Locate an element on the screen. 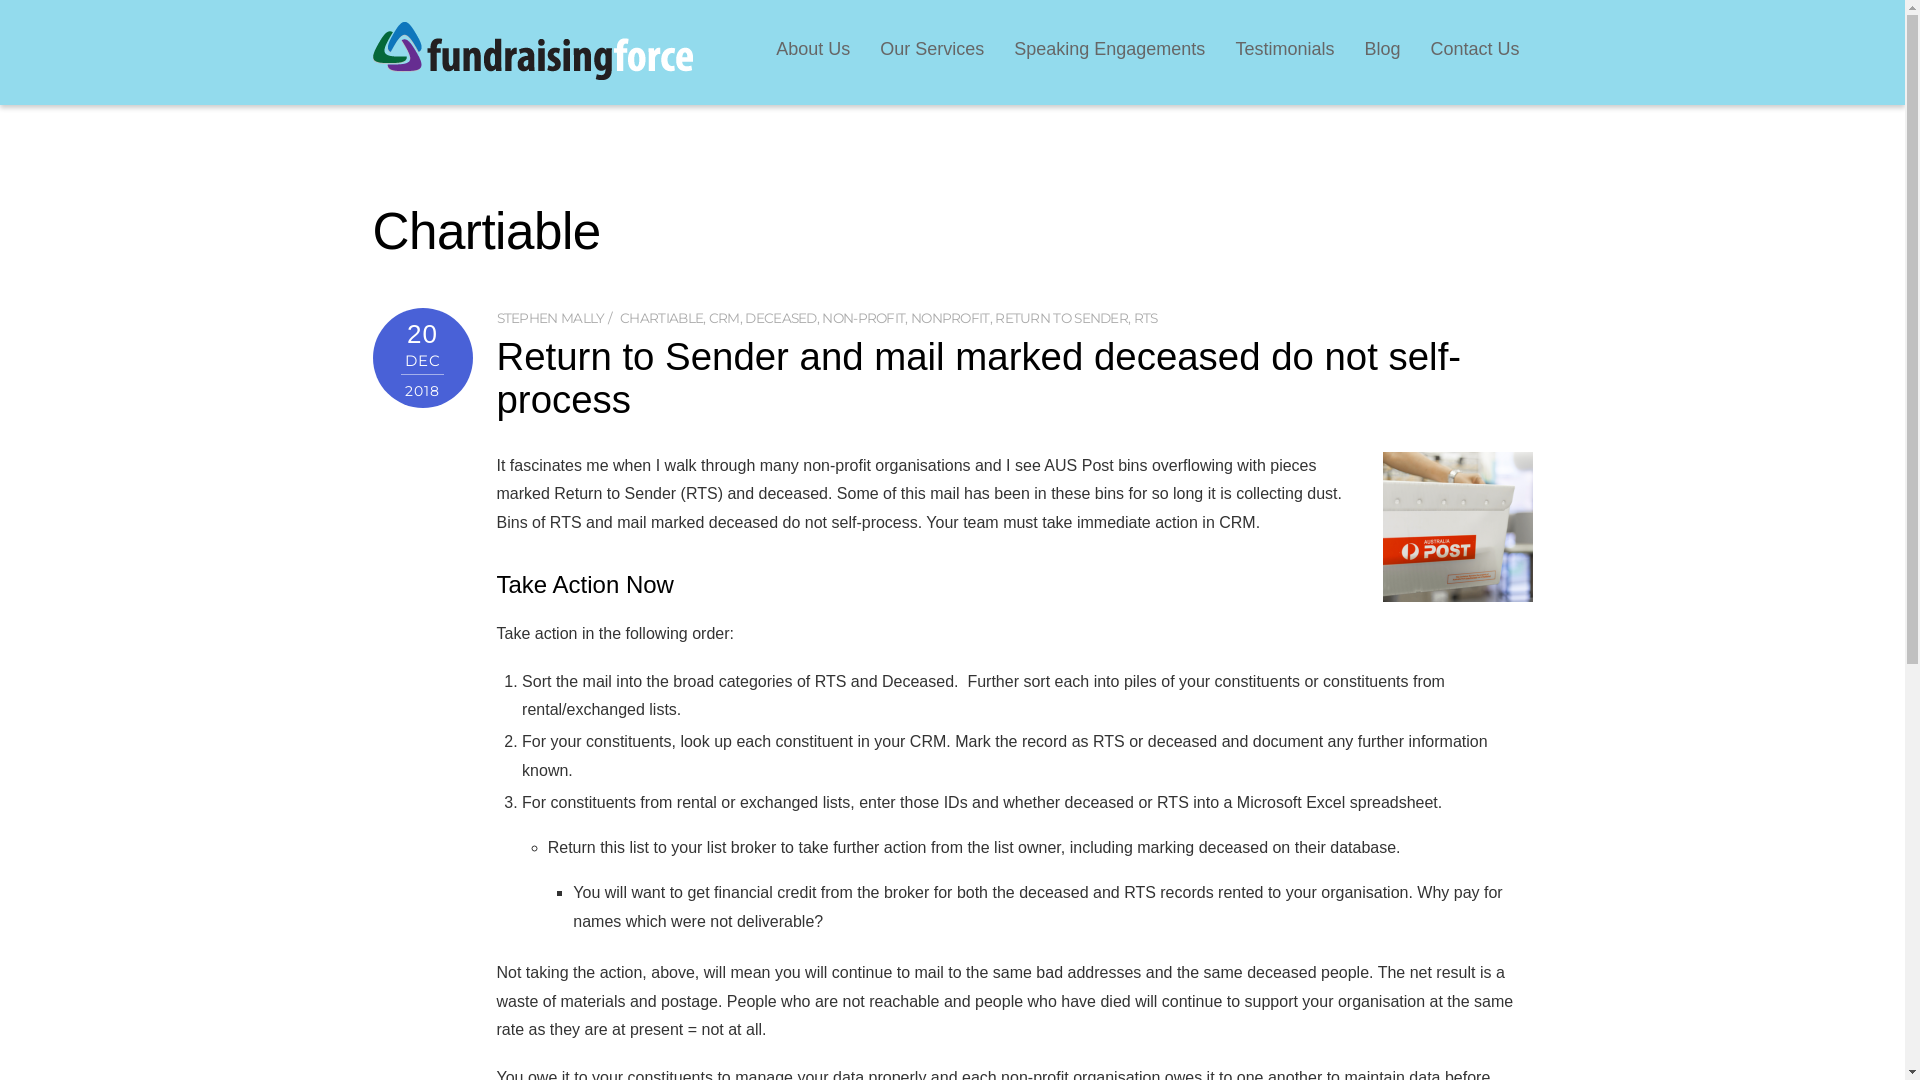 Image resolution: width=1920 pixels, height=1080 pixels. 'Blog' is located at coordinates (1381, 45).